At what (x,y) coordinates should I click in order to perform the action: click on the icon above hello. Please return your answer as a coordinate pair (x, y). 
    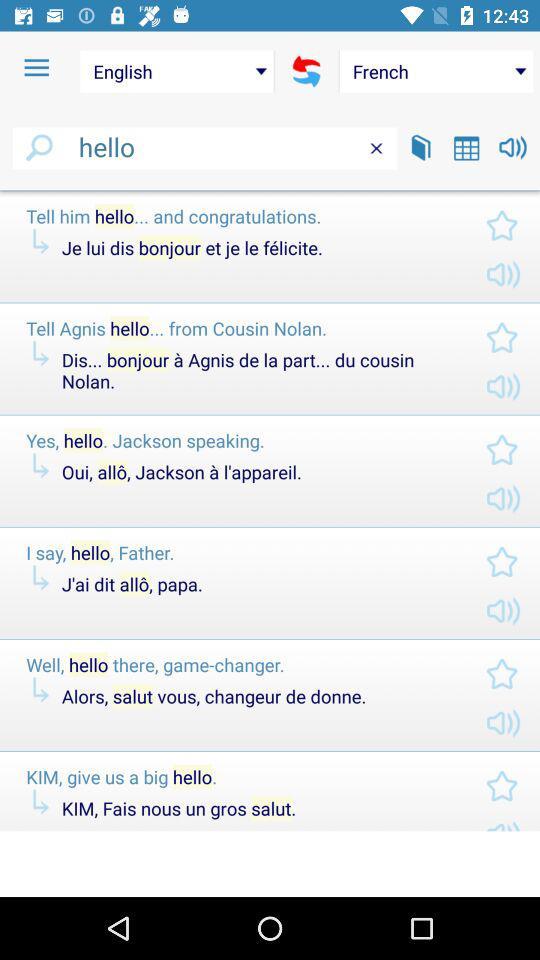
    Looking at the image, I should click on (435, 71).